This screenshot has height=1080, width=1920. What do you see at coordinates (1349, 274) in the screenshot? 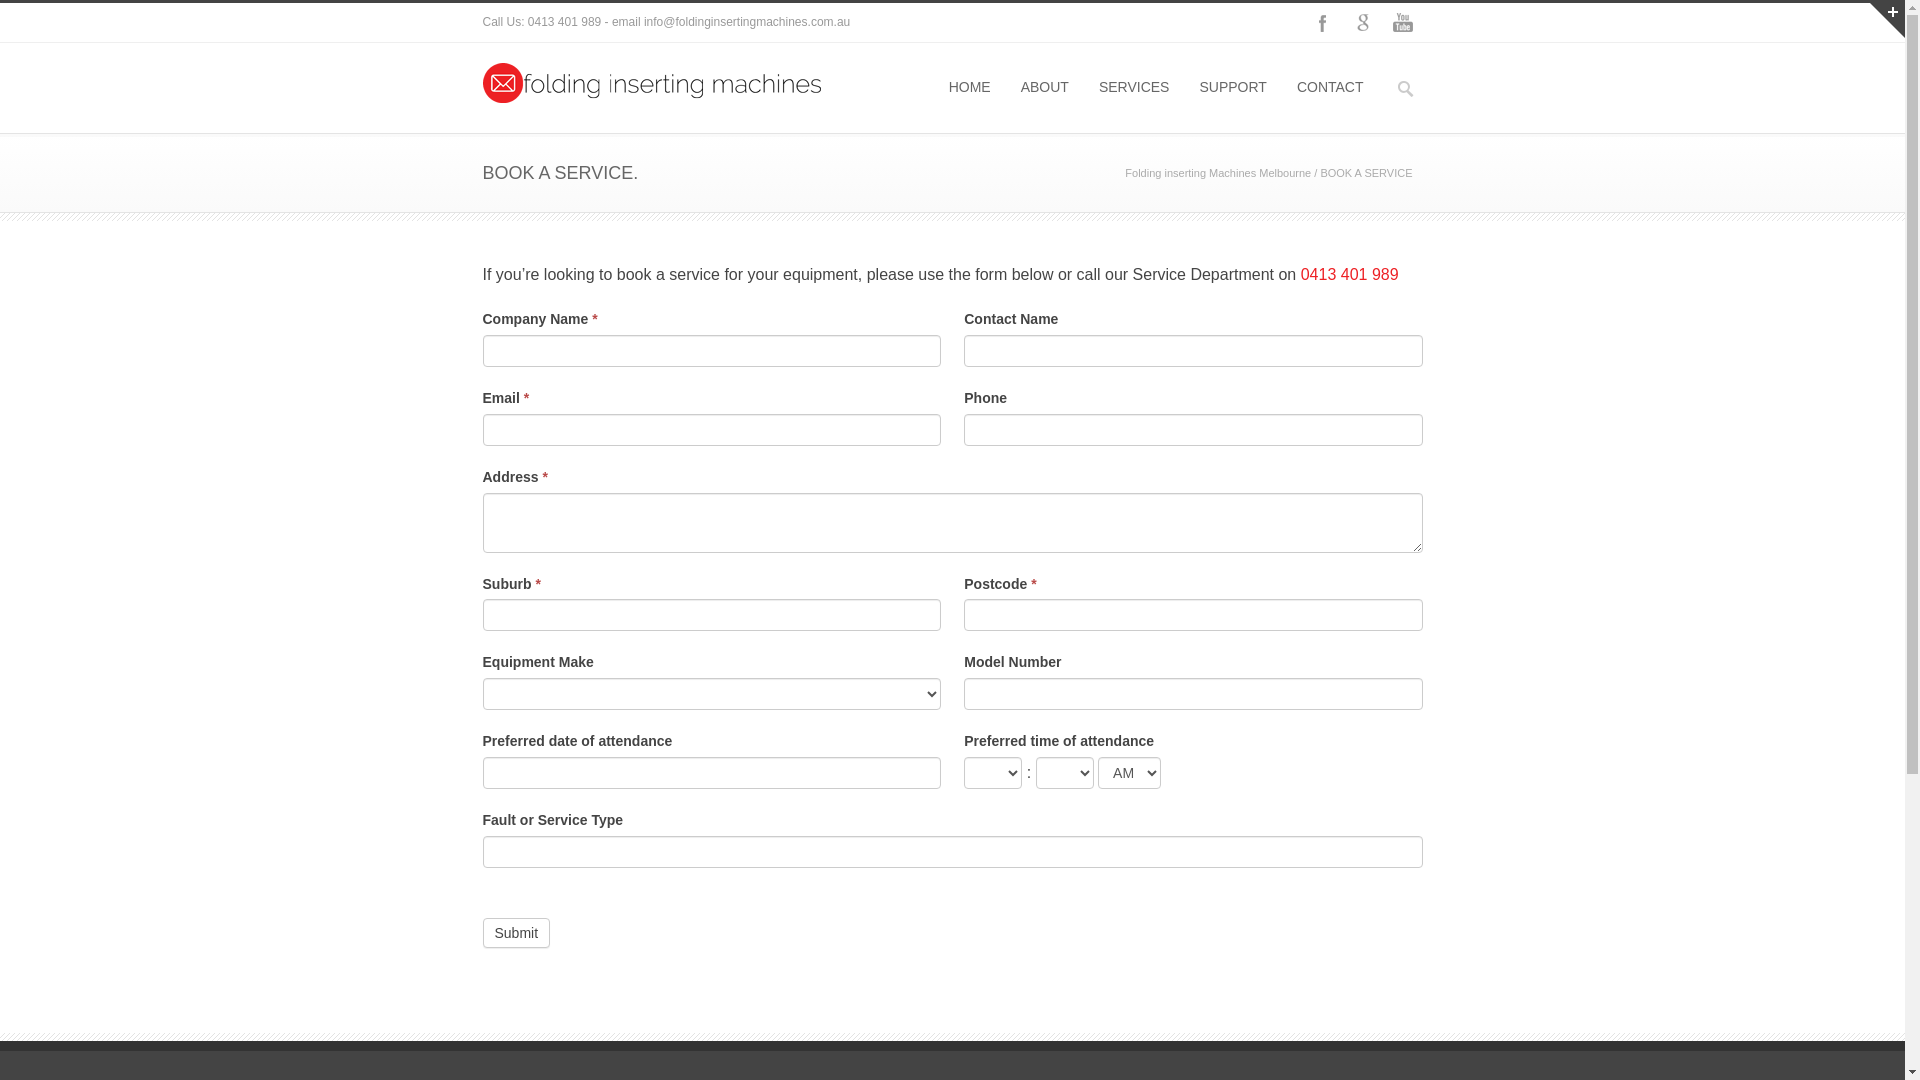
I see `'0413 401 989'` at bounding box center [1349, 274].